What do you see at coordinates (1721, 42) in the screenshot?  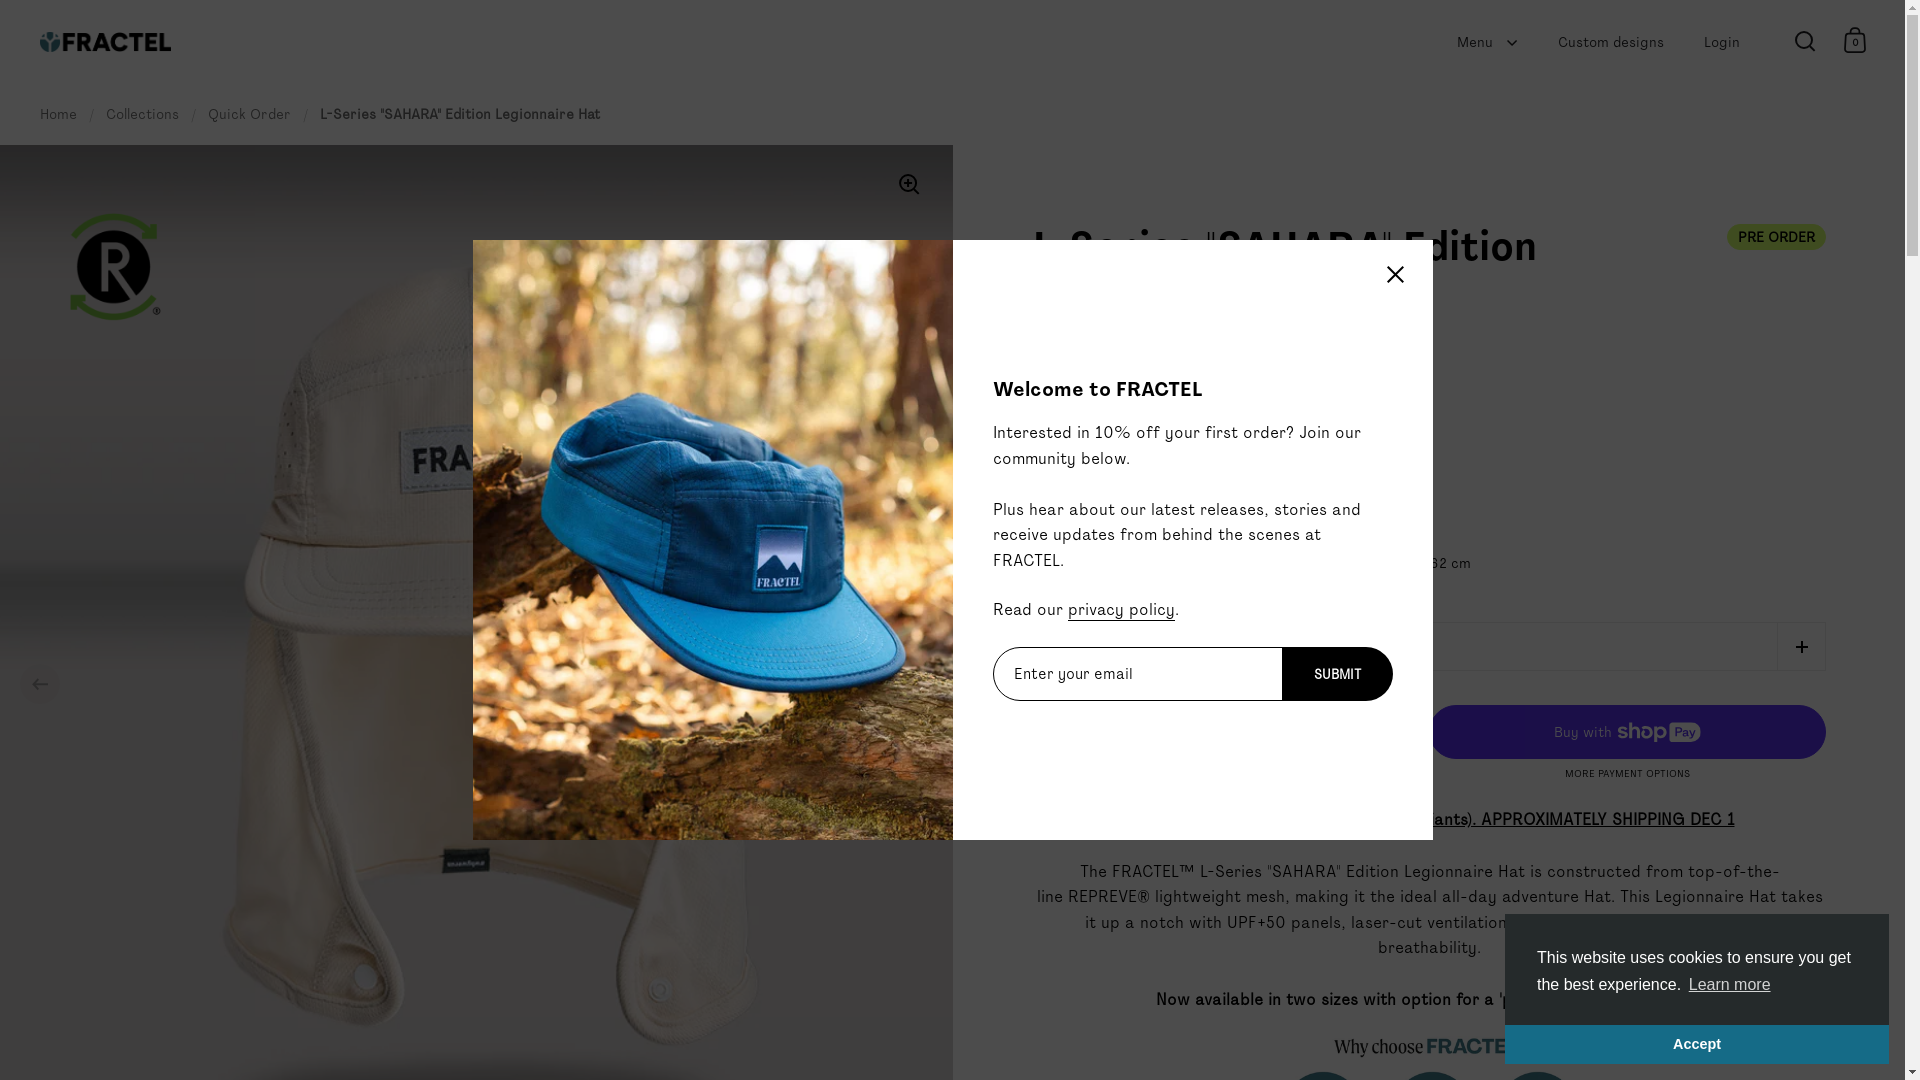 I see `'Login'` at bounding box center [1721, 42].